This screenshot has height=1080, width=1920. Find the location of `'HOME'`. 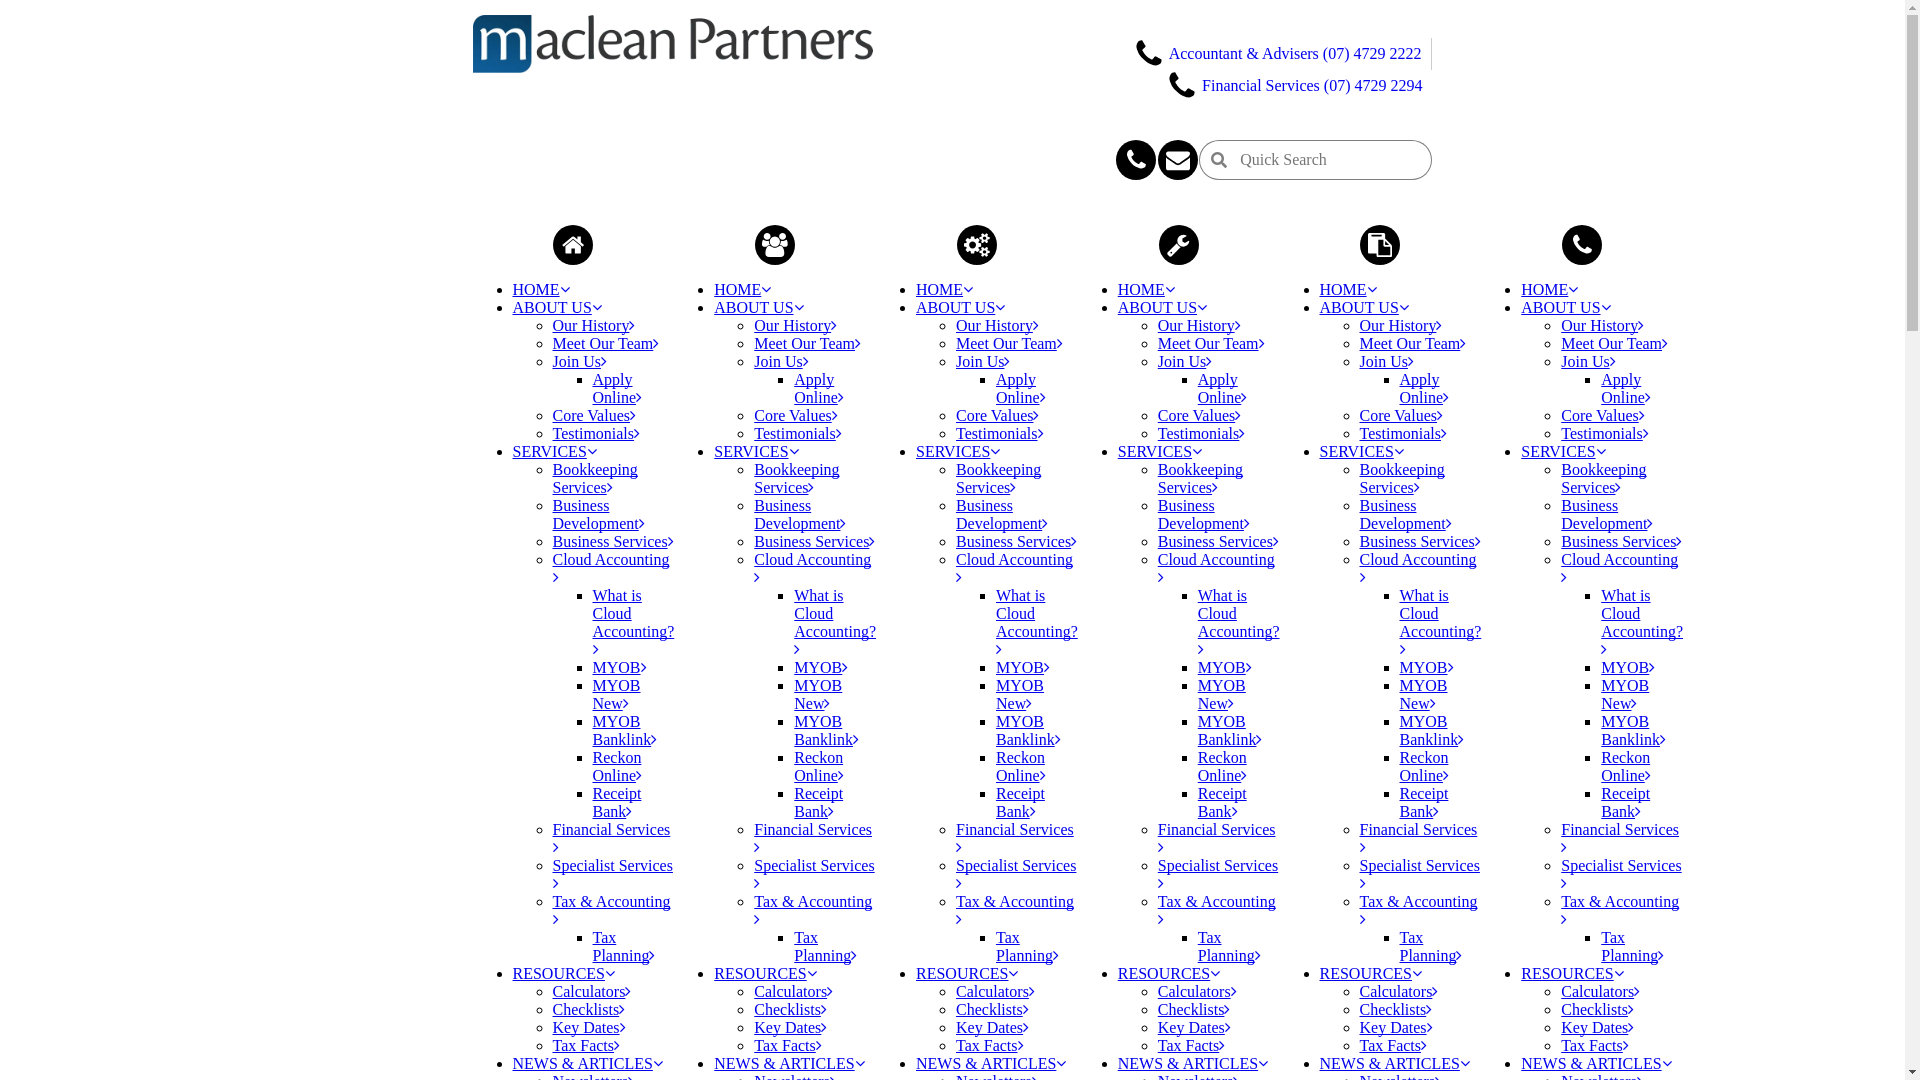

'HOME' is located at coordinates (1348, 289).